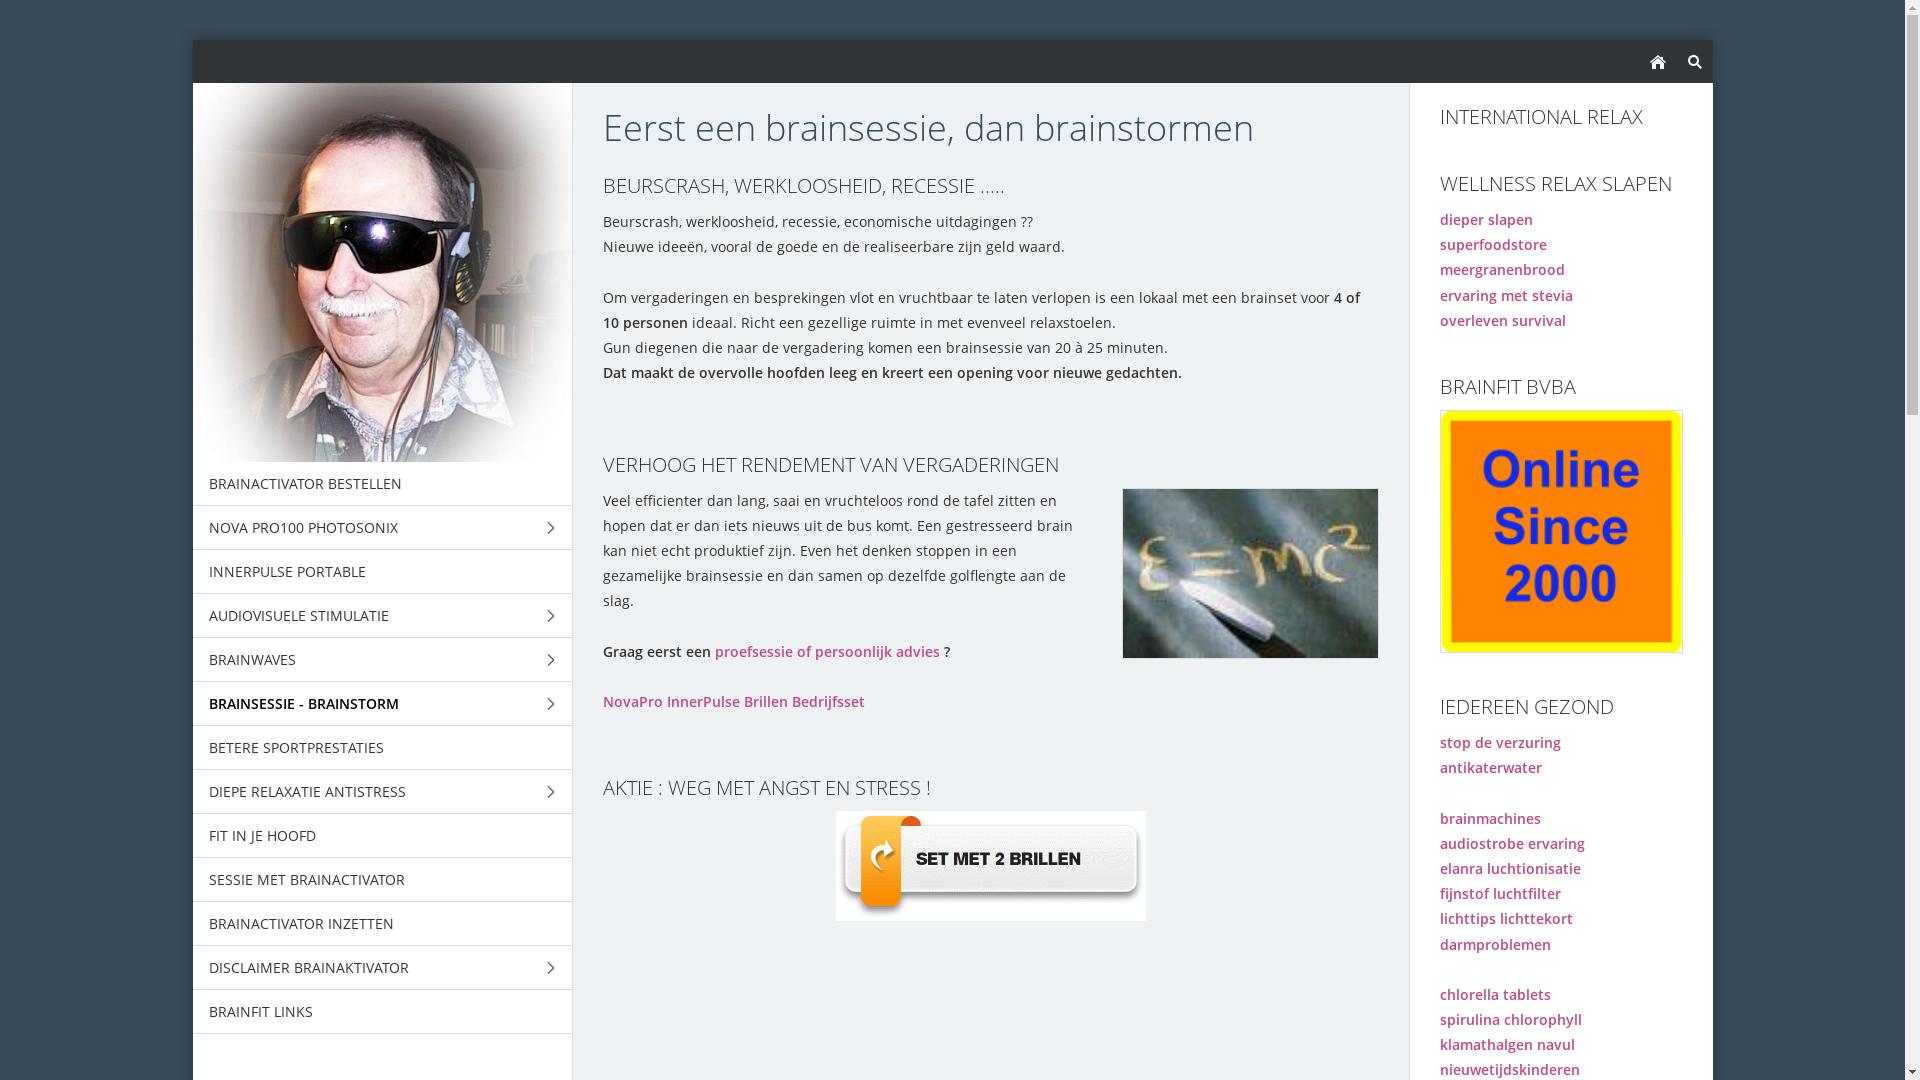 The height and width of the screenshot is (1080, 1920). I want to click on 'fijnstof luchtfilter', so click(1500, 892).